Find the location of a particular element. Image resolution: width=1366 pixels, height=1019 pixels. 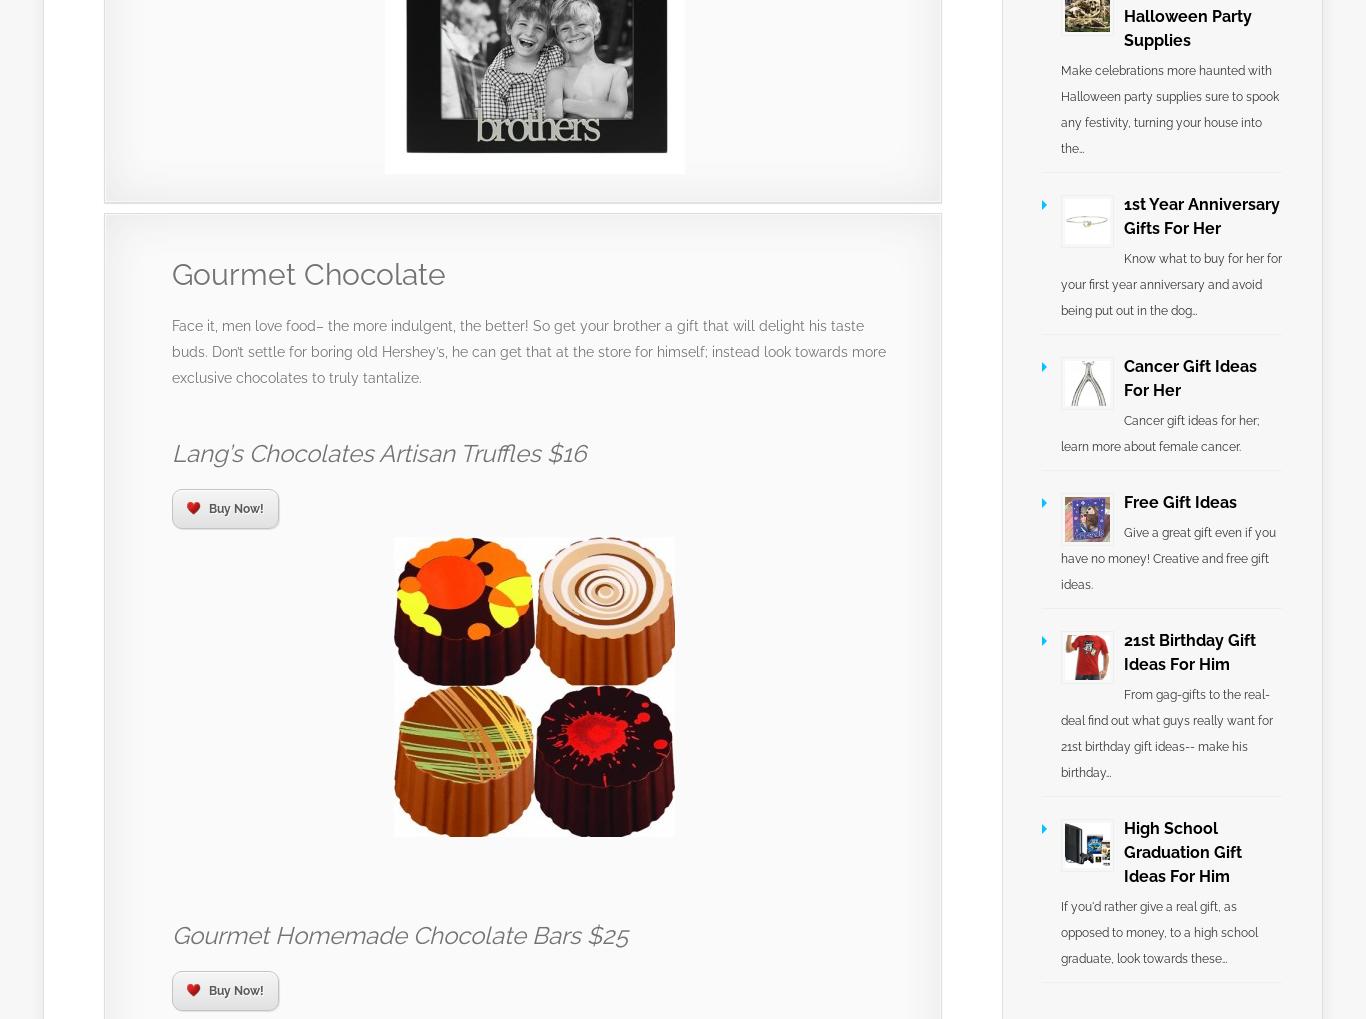

'If you'd rather give a real gift, as opposed to money, to a high school graduate, look towards these…' is located at coordinates (1159, 931).